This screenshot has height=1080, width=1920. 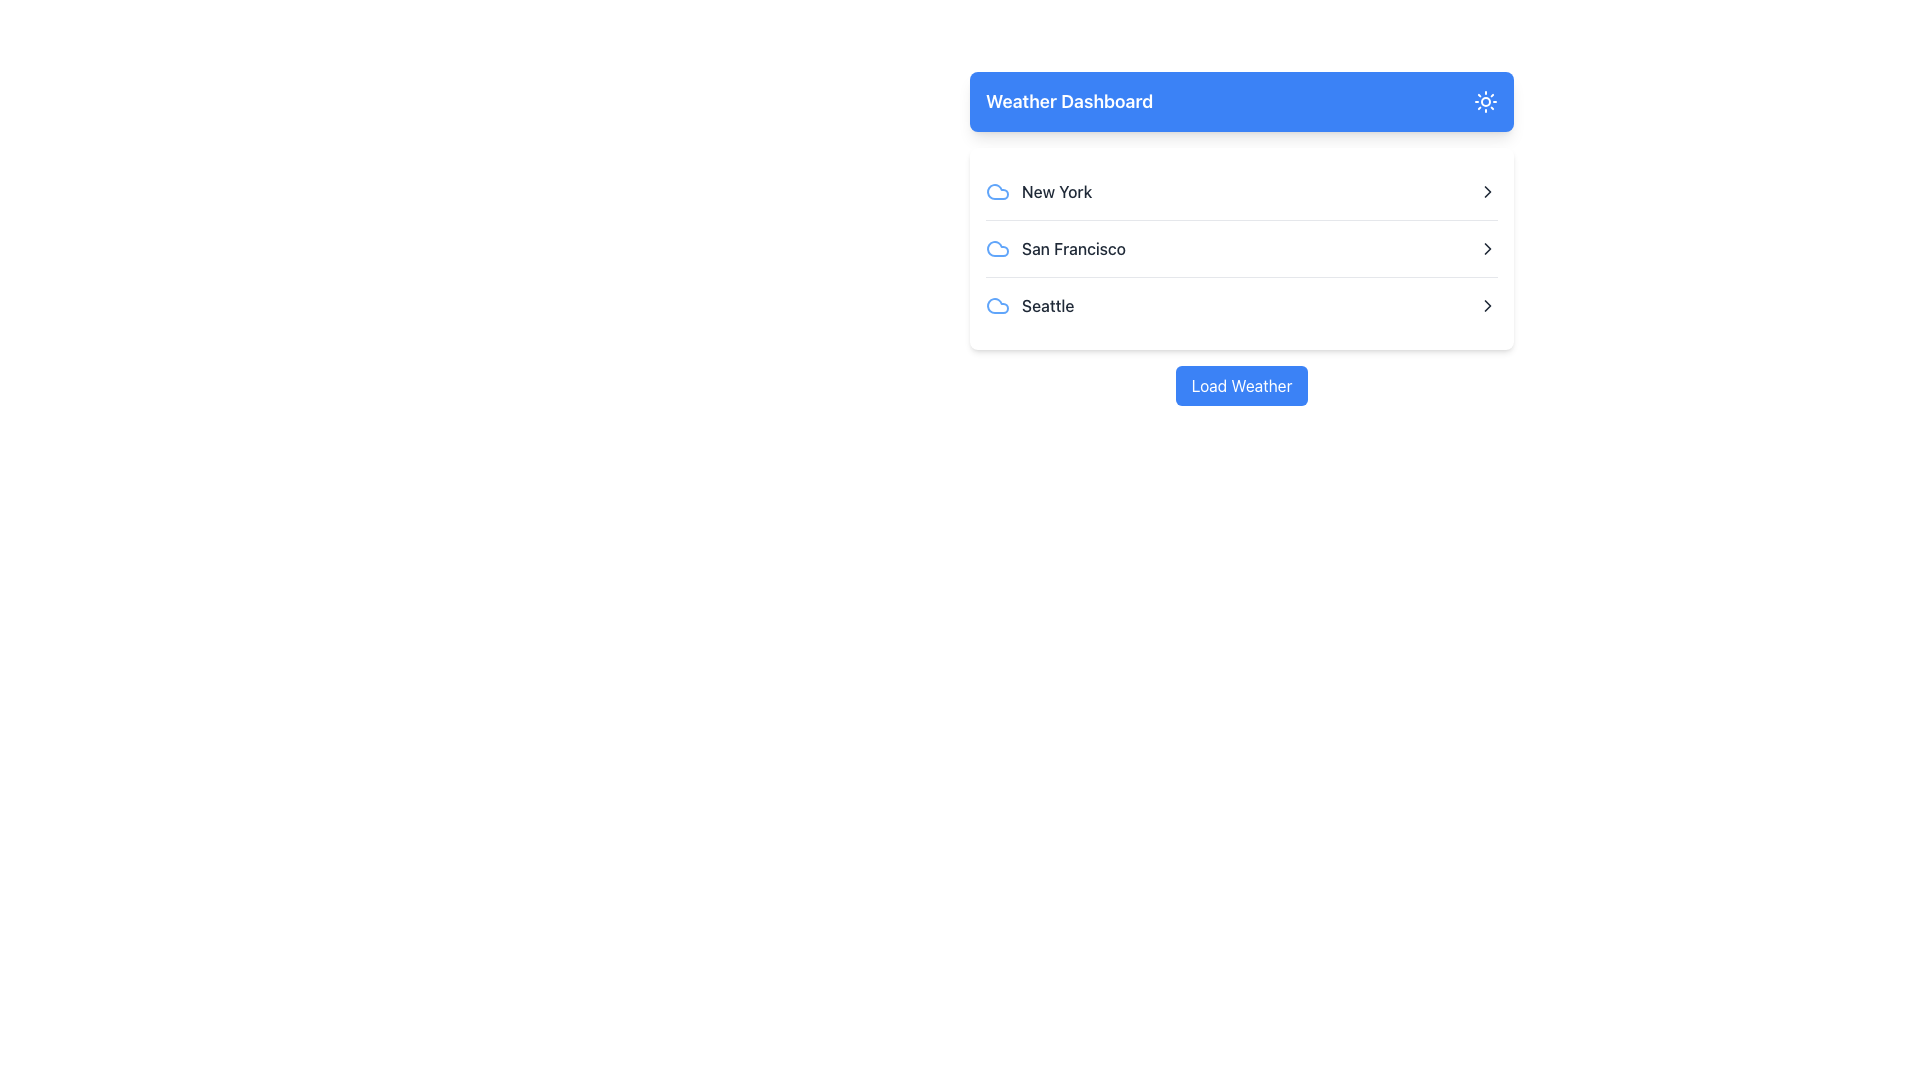 I want to click on the cloud status icon located on the left side of the 'Seattle' list item in the Weather Dashboard interface, so click(x=998, y=305).